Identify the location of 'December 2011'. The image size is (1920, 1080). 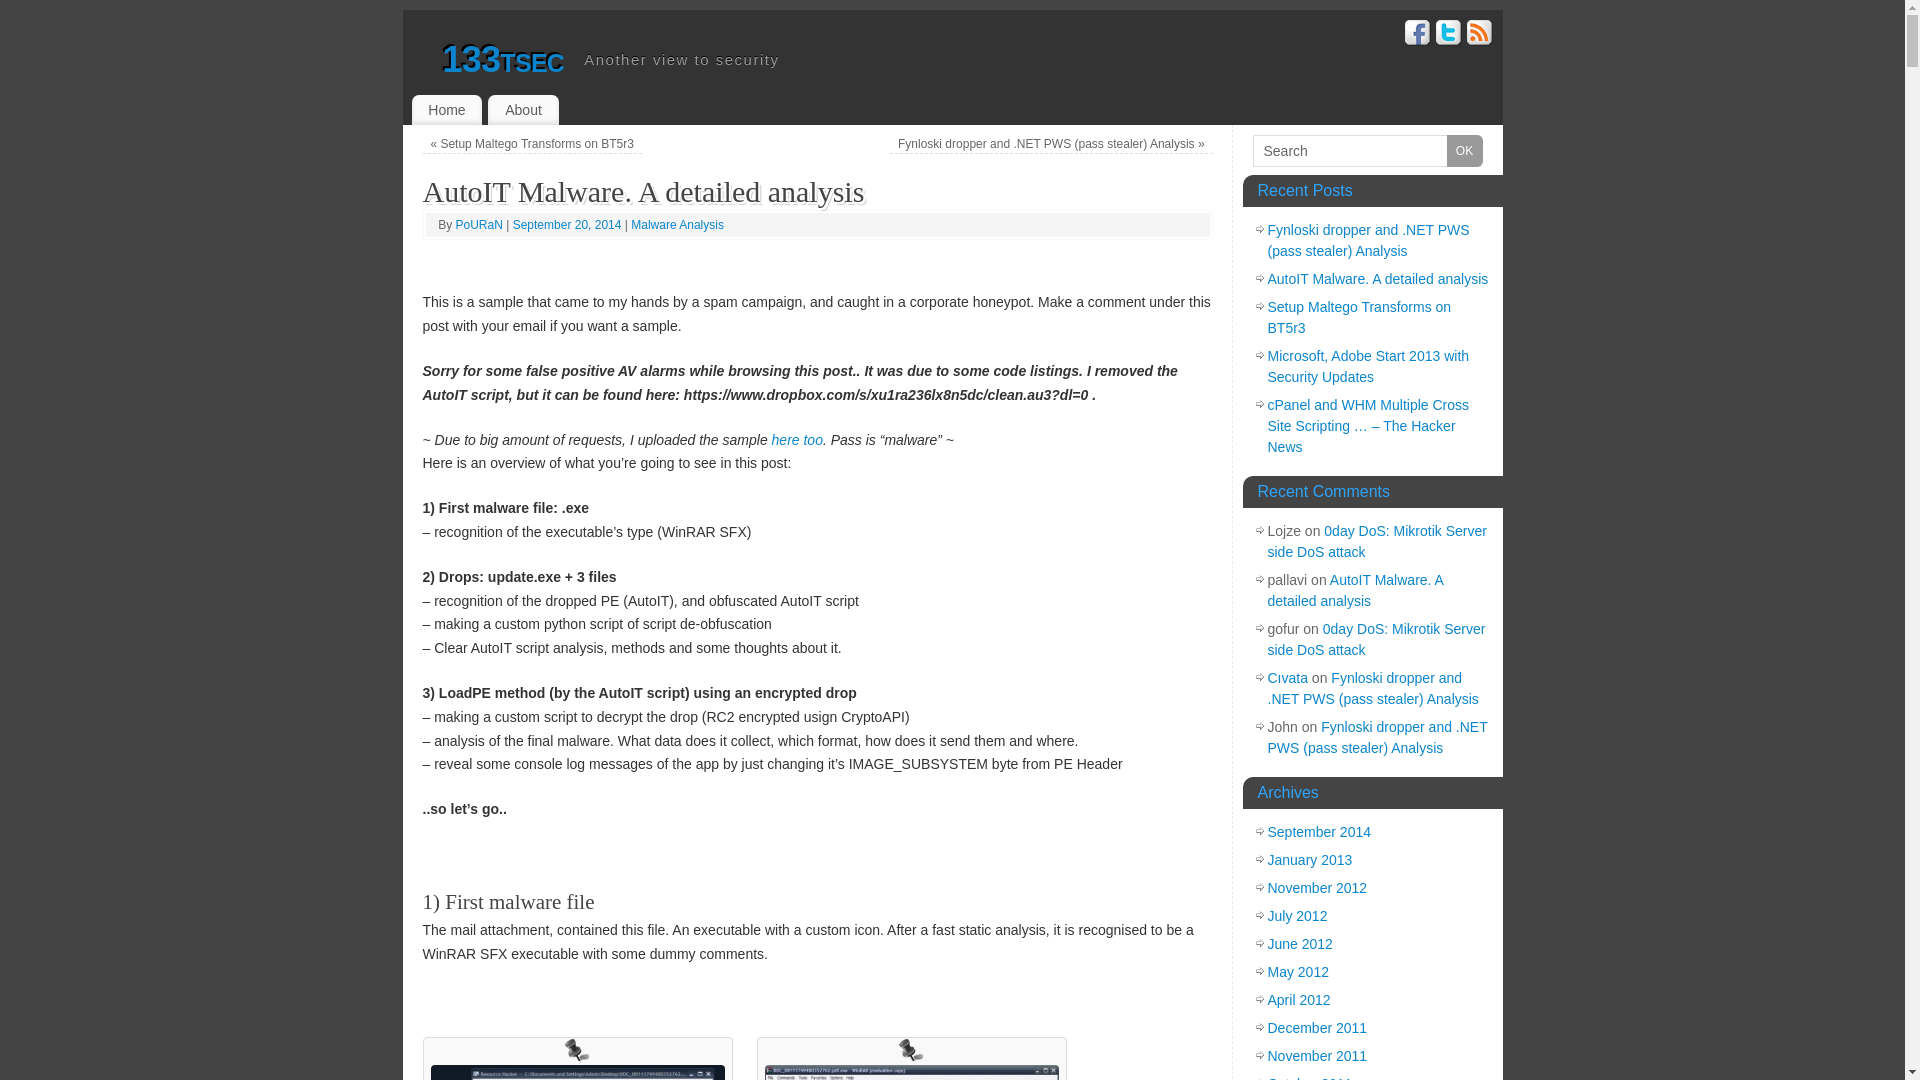
(1318, 1028).